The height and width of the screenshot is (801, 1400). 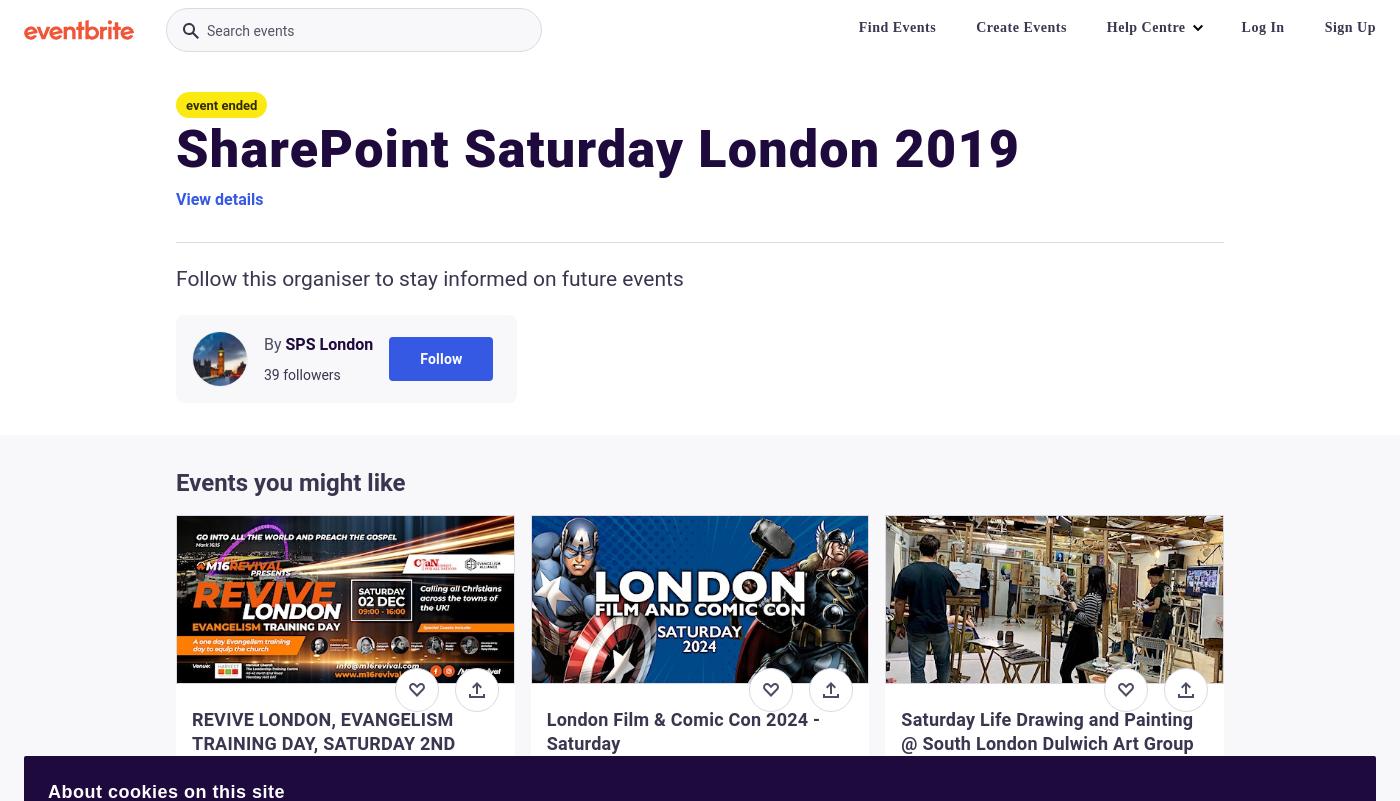 What do you see at coordinates (311, 375) in the screenshot?
I see `'followers'` at bounding box center [311, 375].